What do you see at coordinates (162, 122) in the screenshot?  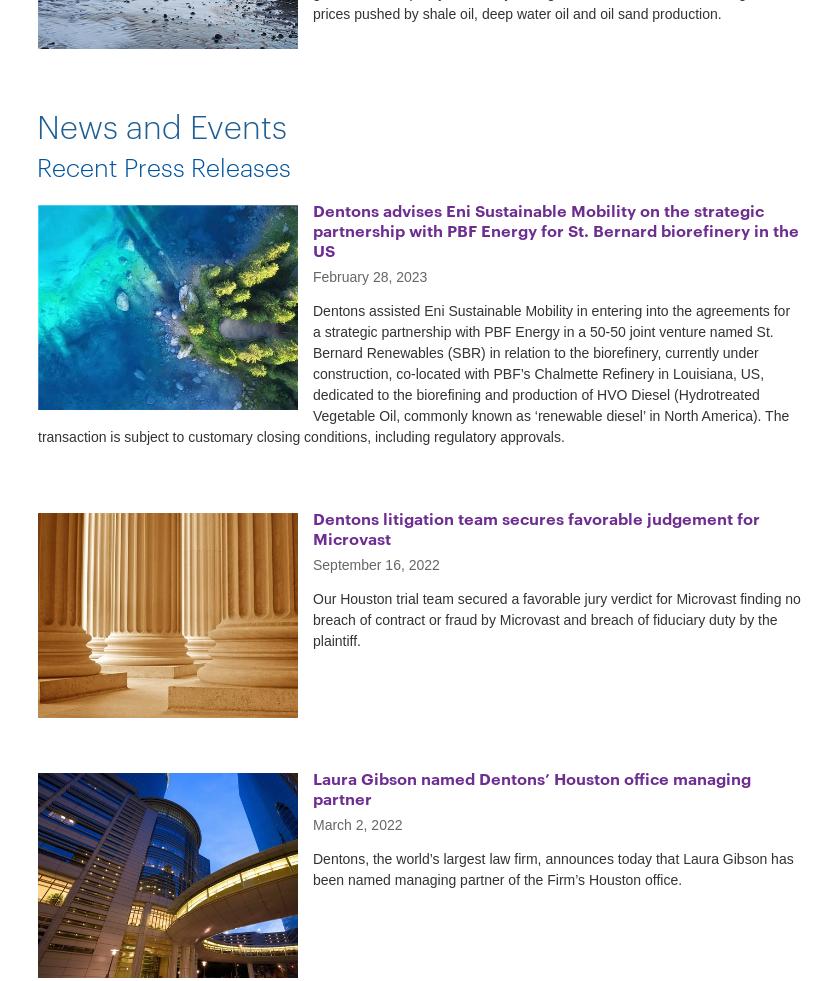 I see `'News and Events'` at bounding box center [162, 122].